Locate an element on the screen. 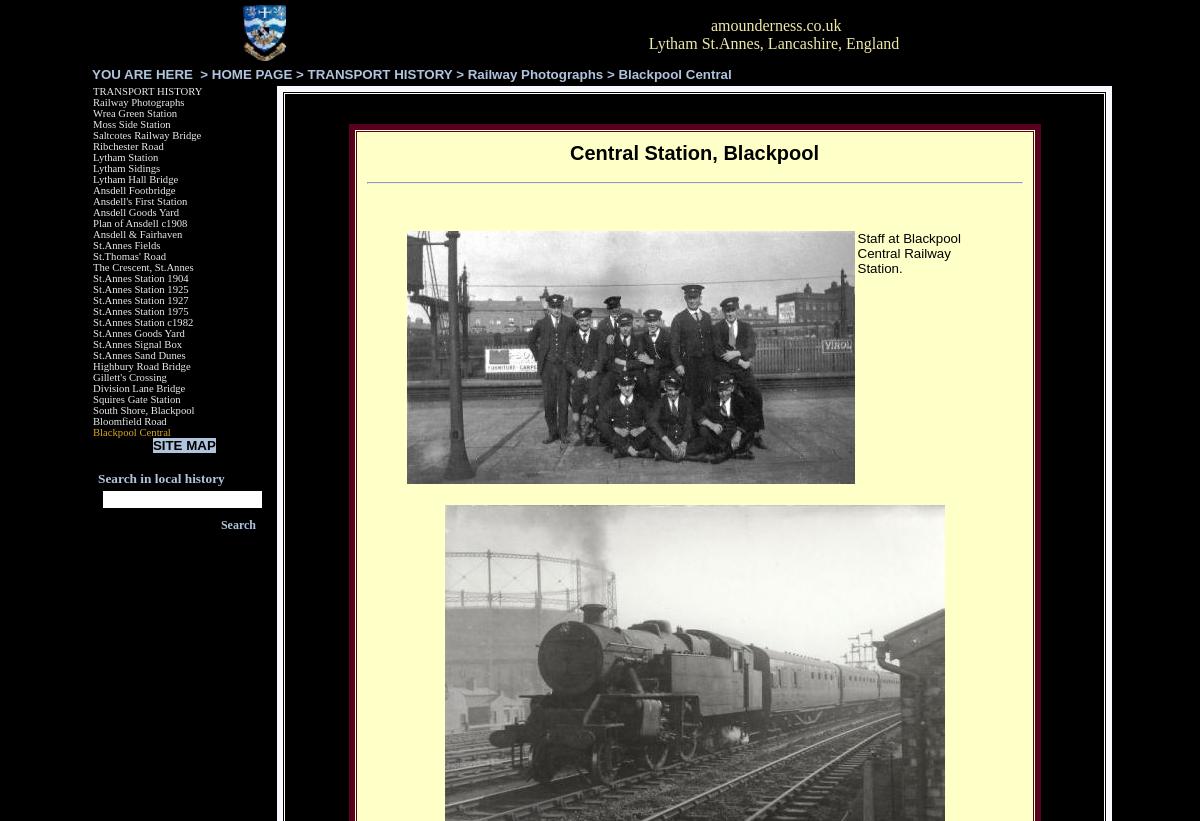 This screenshot has width=1200, height=821. 'SITE MAP' is located at coordinates (151, 445).